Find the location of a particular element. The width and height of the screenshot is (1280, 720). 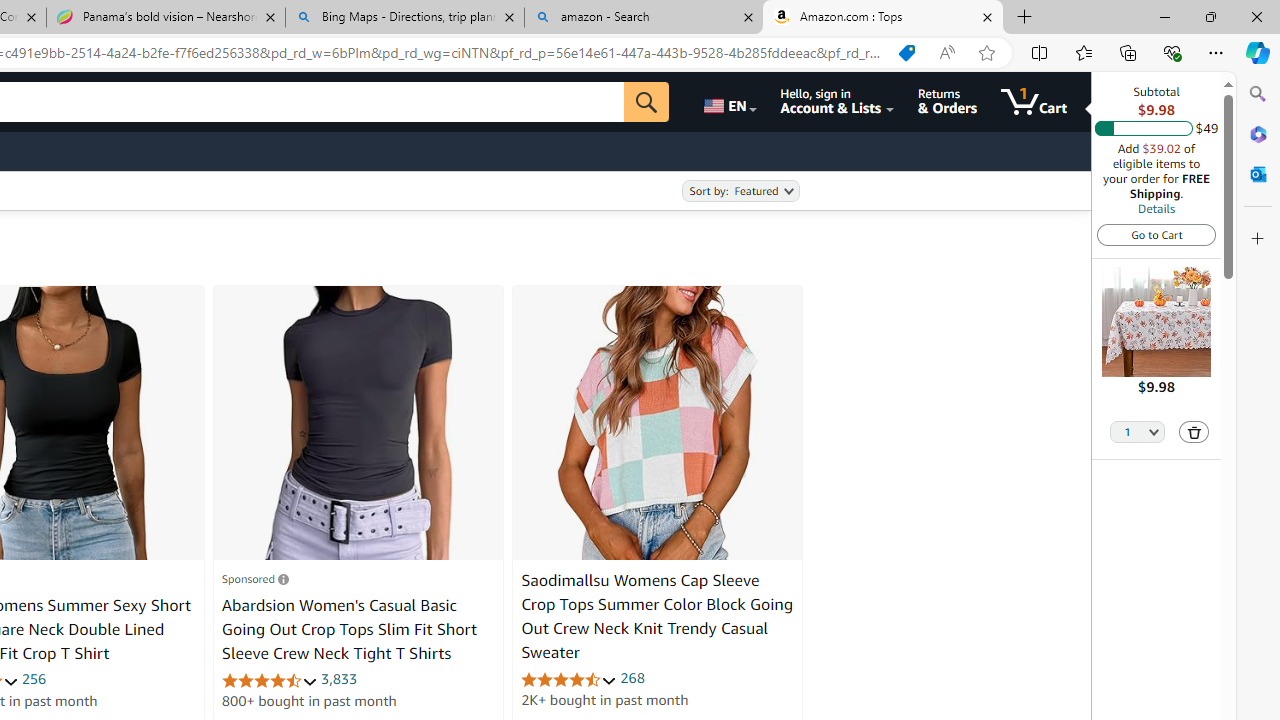

'3,833' is located at coordinates (339, 677).